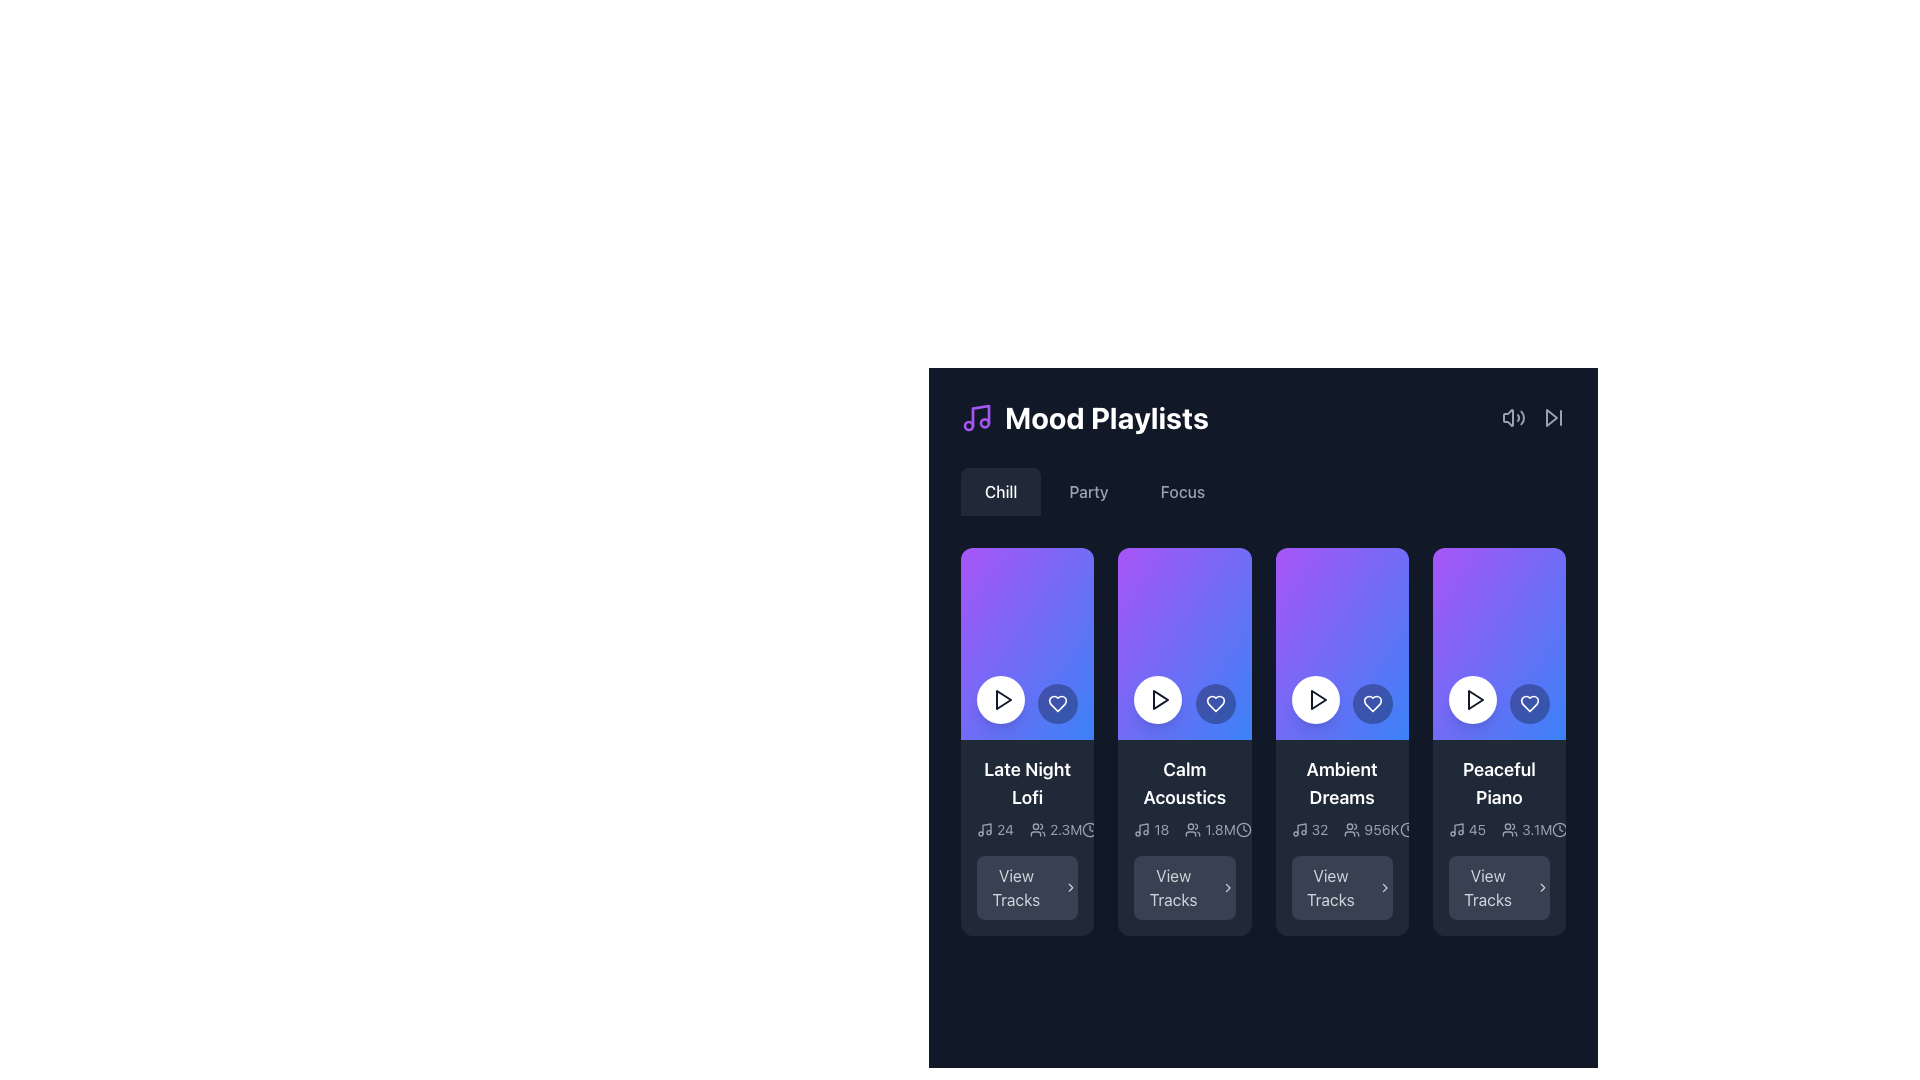 The width and height of the screenshot is (1920, 1080). Describe the element at coordinates (1472, 698) in the screenshot. I see `the circular button with a white background and a triangular play icon to play media` at that location.